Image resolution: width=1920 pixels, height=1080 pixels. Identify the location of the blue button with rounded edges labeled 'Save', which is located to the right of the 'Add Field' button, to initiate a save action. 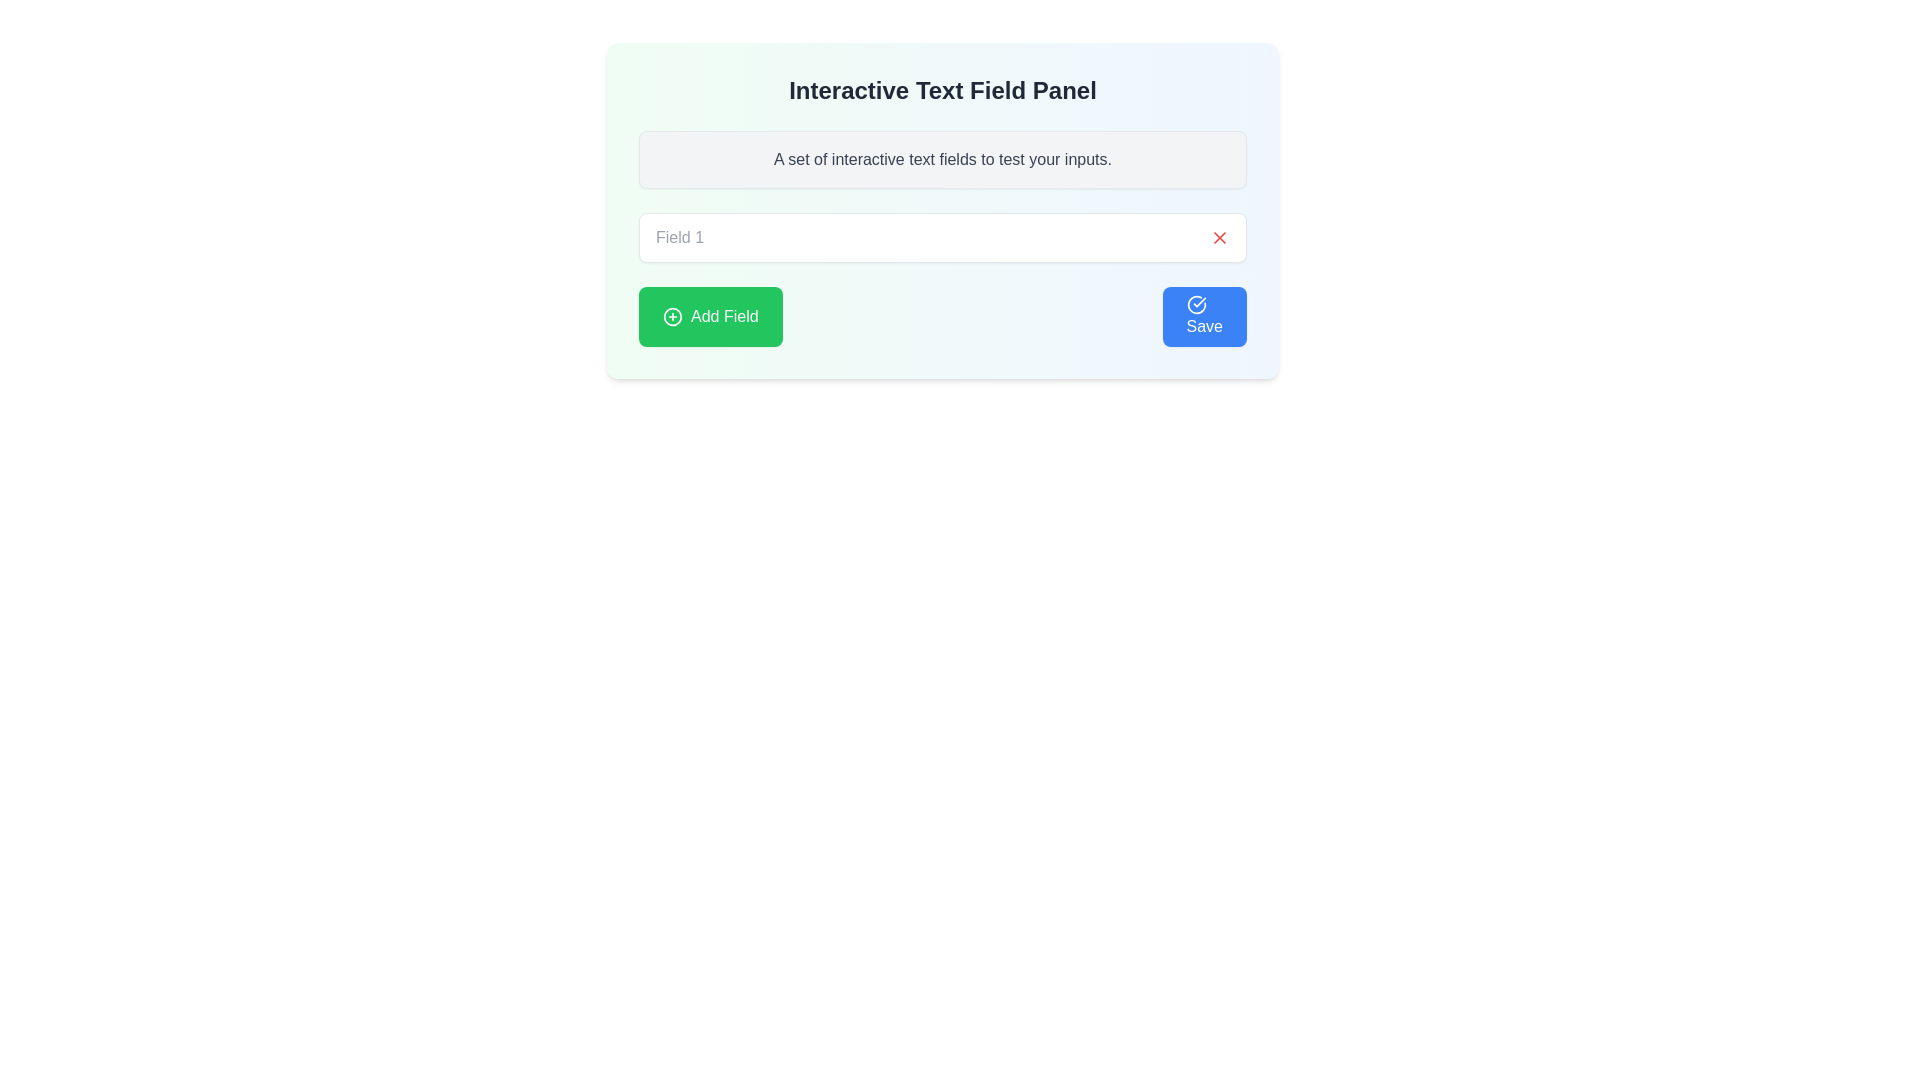
(1203, 315).